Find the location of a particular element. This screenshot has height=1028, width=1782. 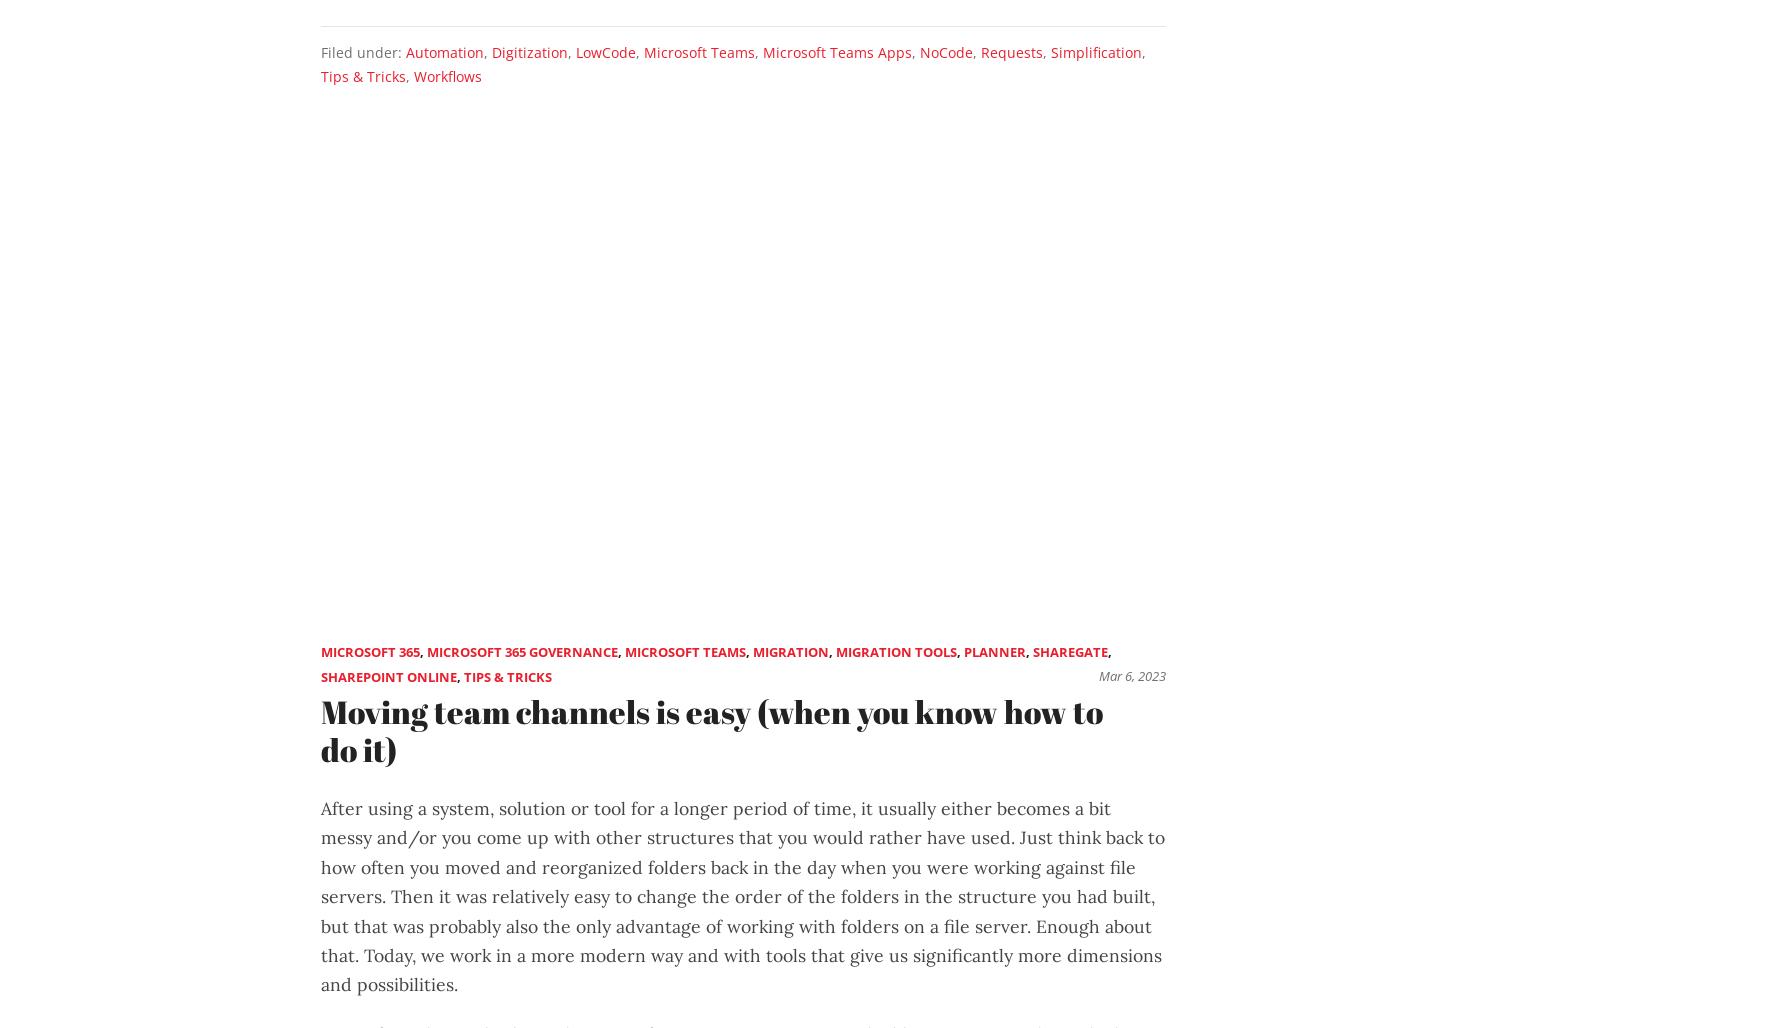

'Planner' is located at coordinates (994, 651).